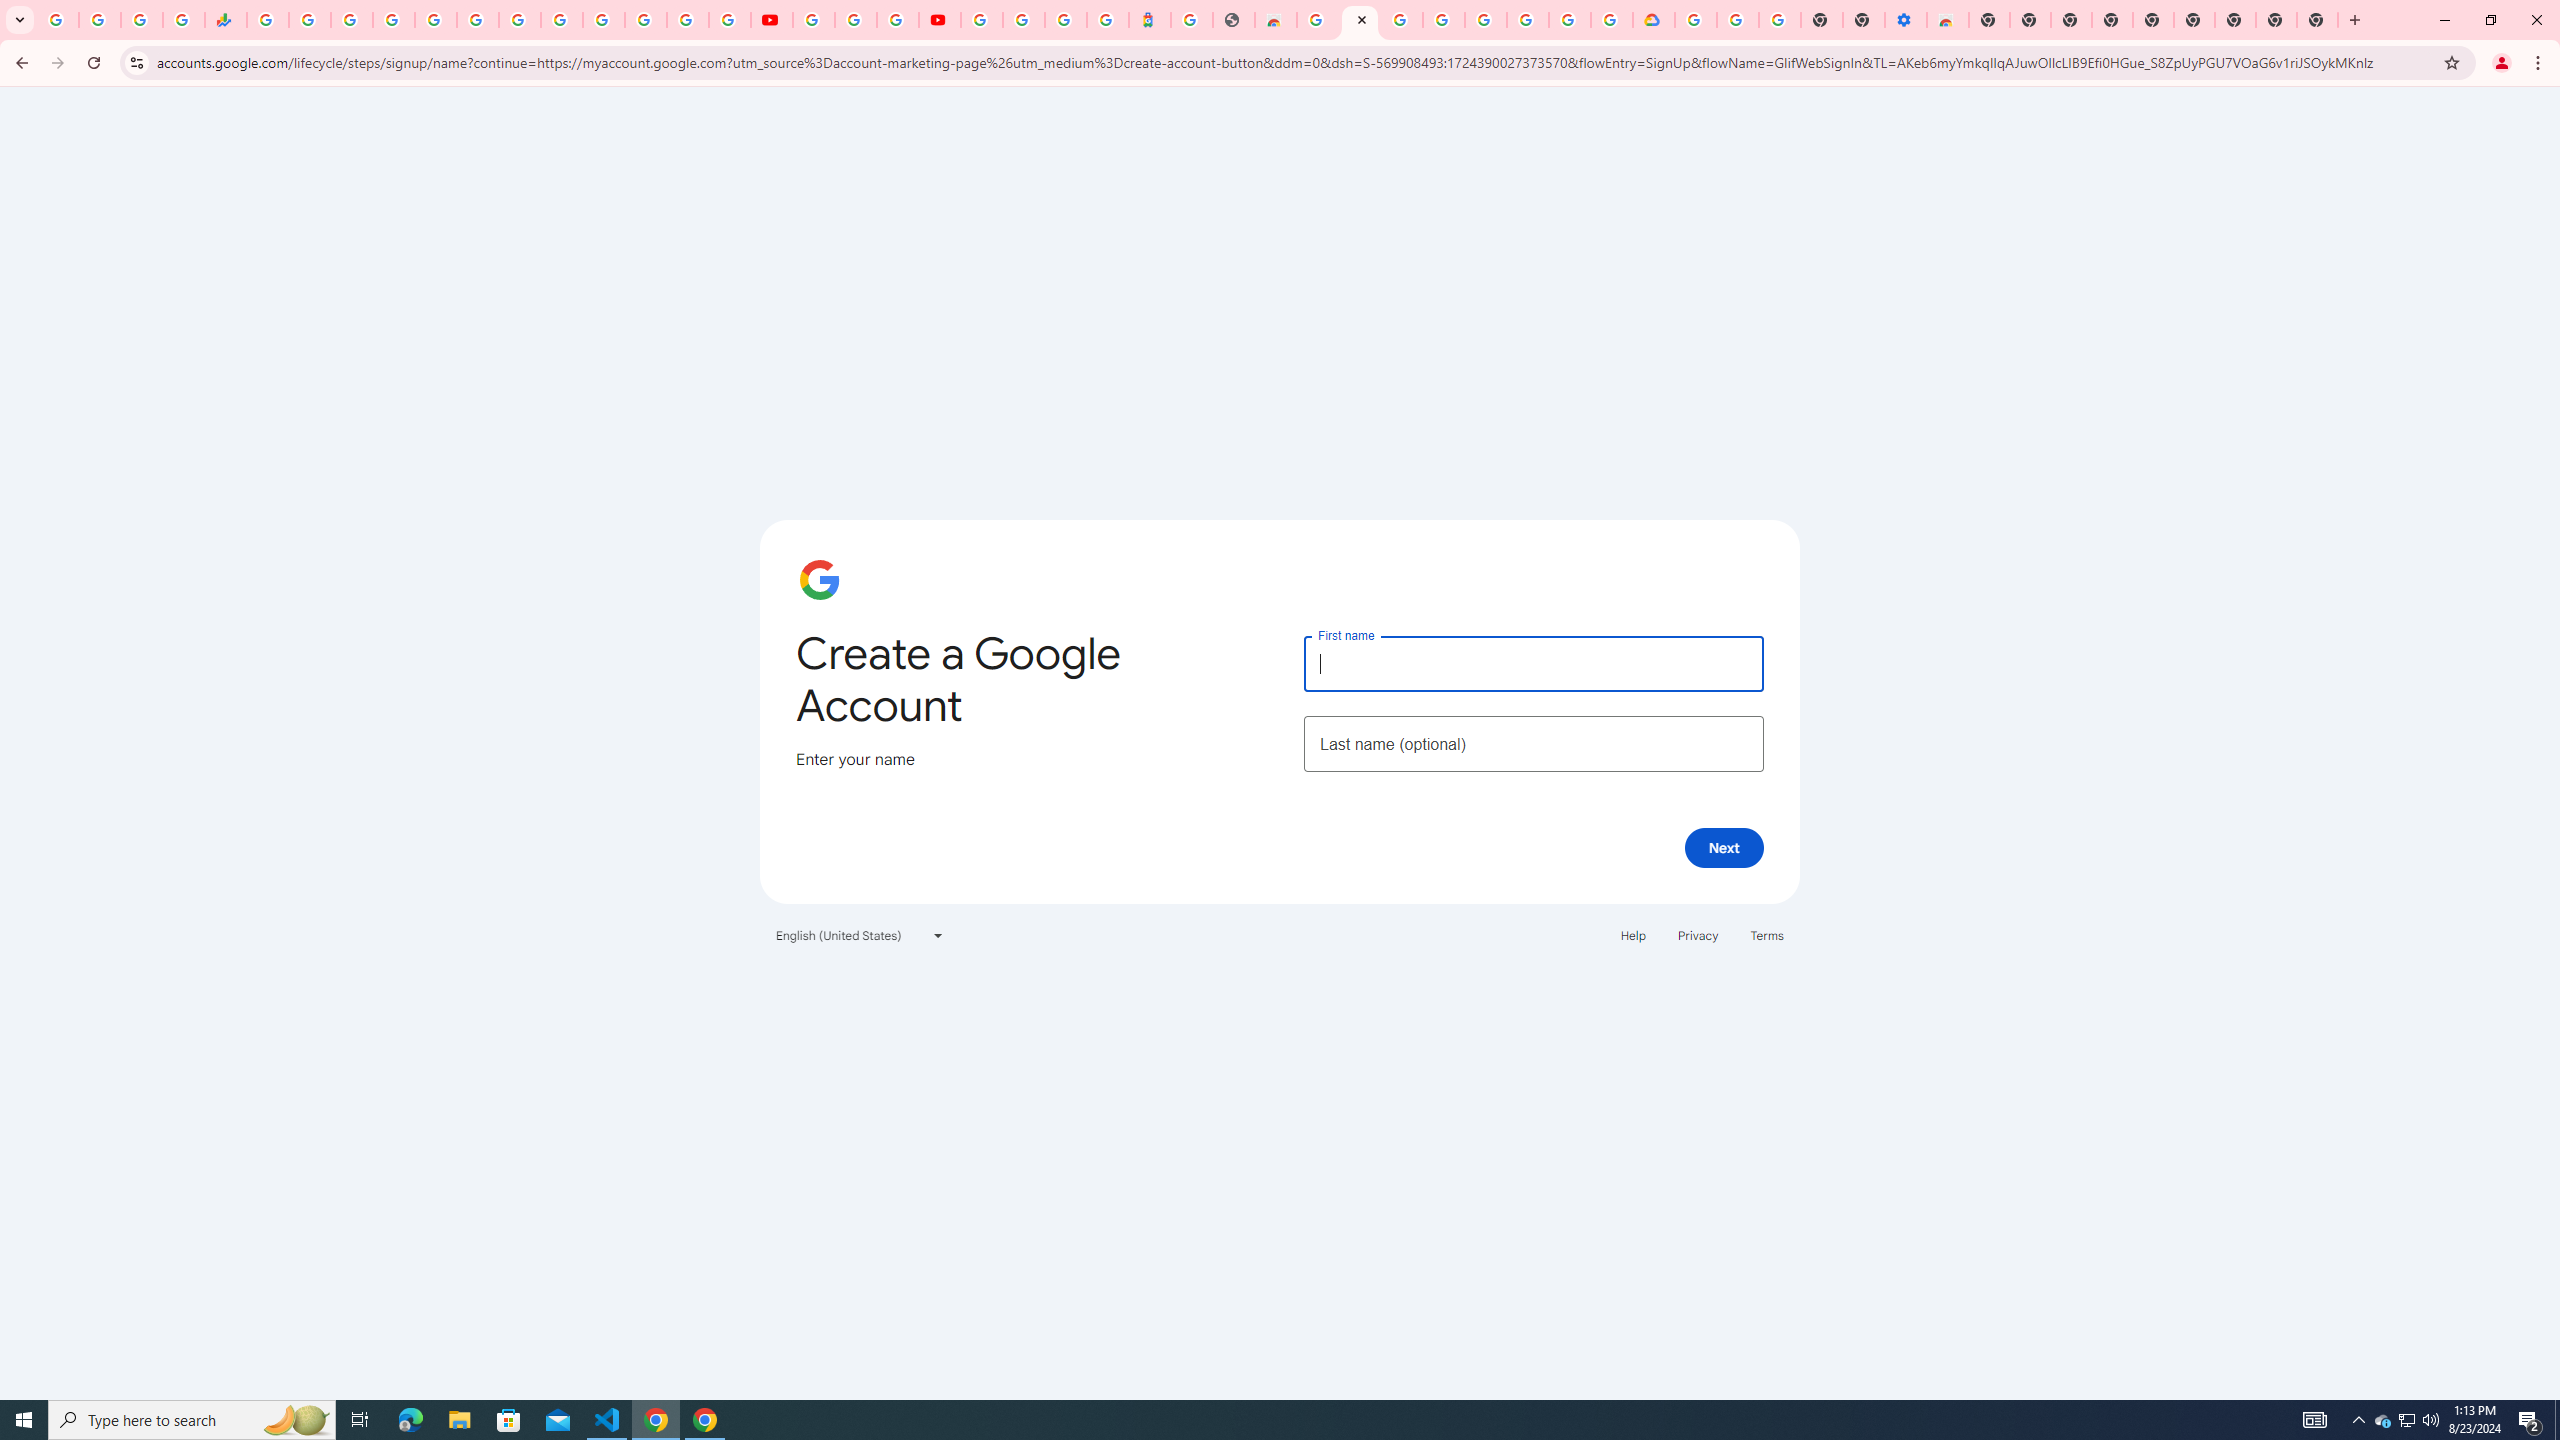 Image resolution: width=2560 pixels, height=1440 pixels. What do you see at coordinates (2318, 19) in the screenshot?
I see `'New Tab'` at bounding box center [2318, 19].